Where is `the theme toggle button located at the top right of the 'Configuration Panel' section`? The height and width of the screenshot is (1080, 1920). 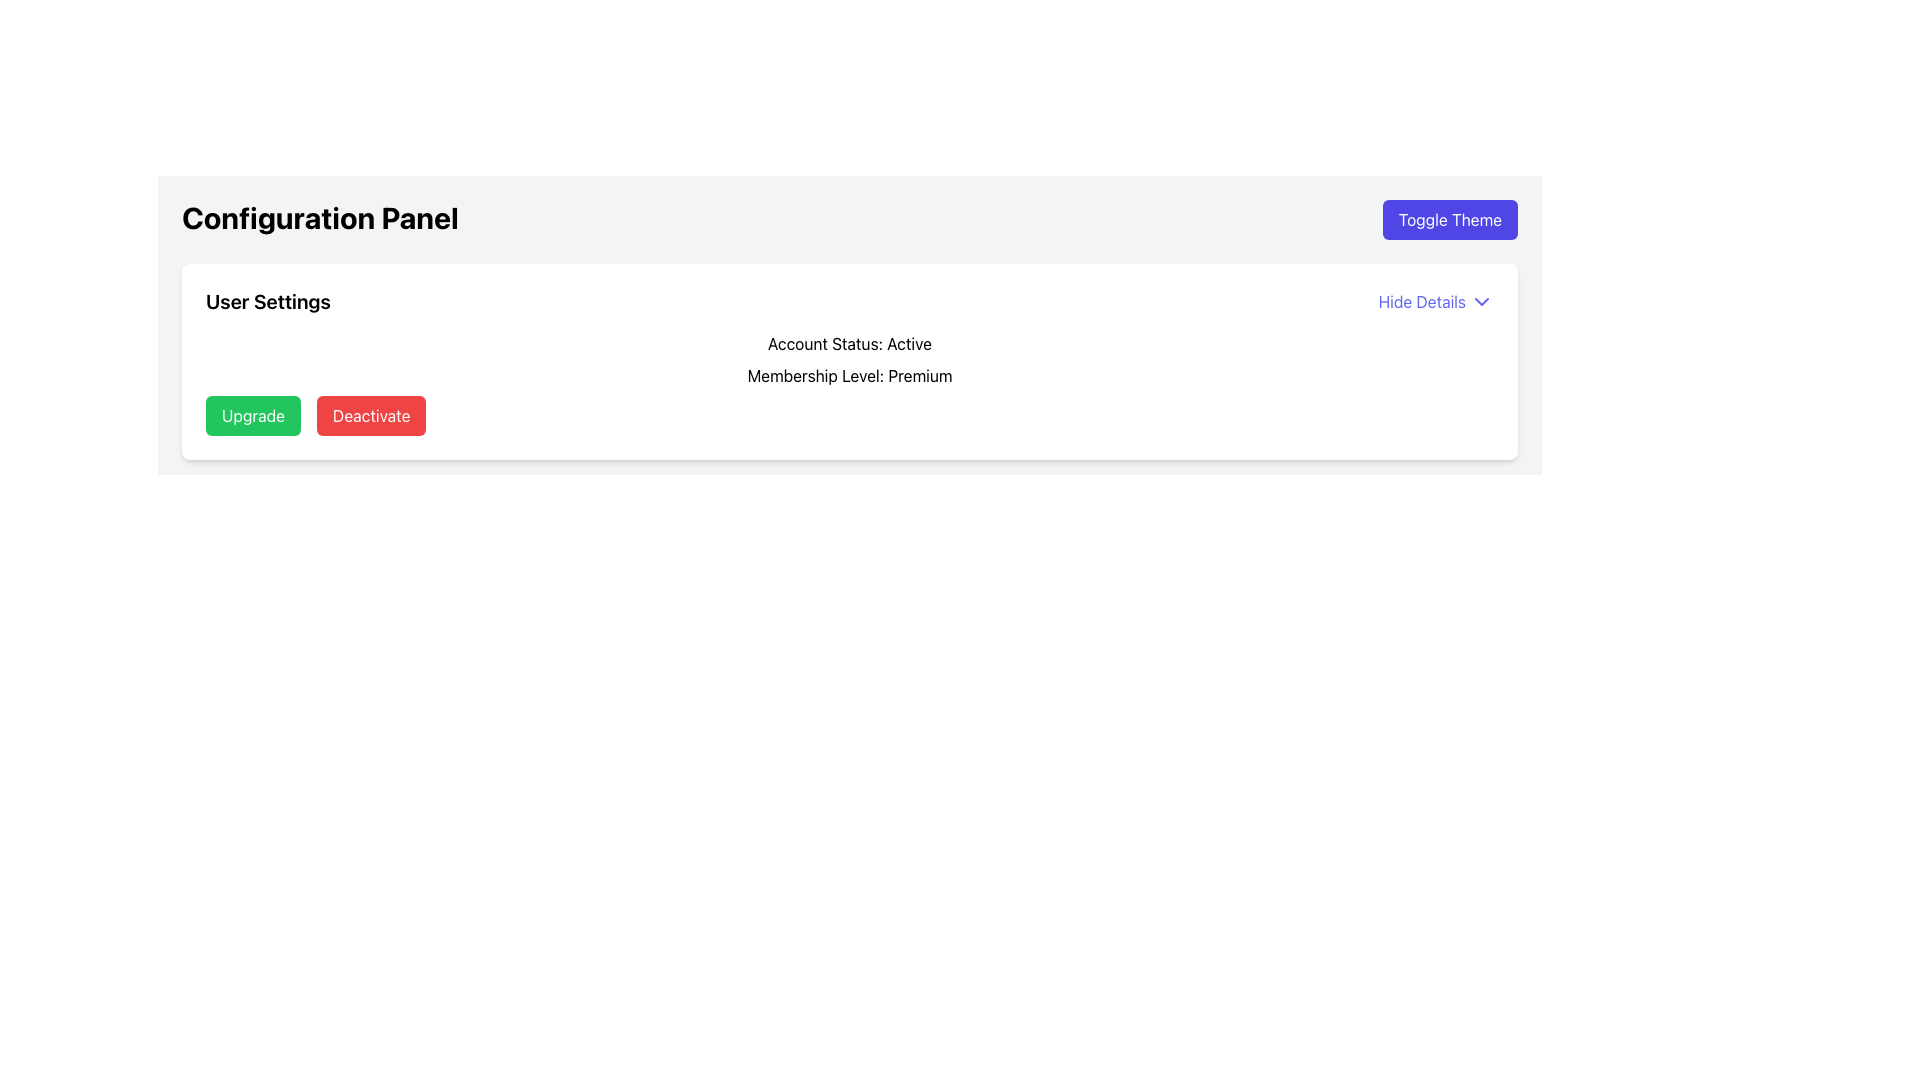 the theme toggle button located at the top right of the 'Configuration Panel' section is located at coordinates (1450, 219).